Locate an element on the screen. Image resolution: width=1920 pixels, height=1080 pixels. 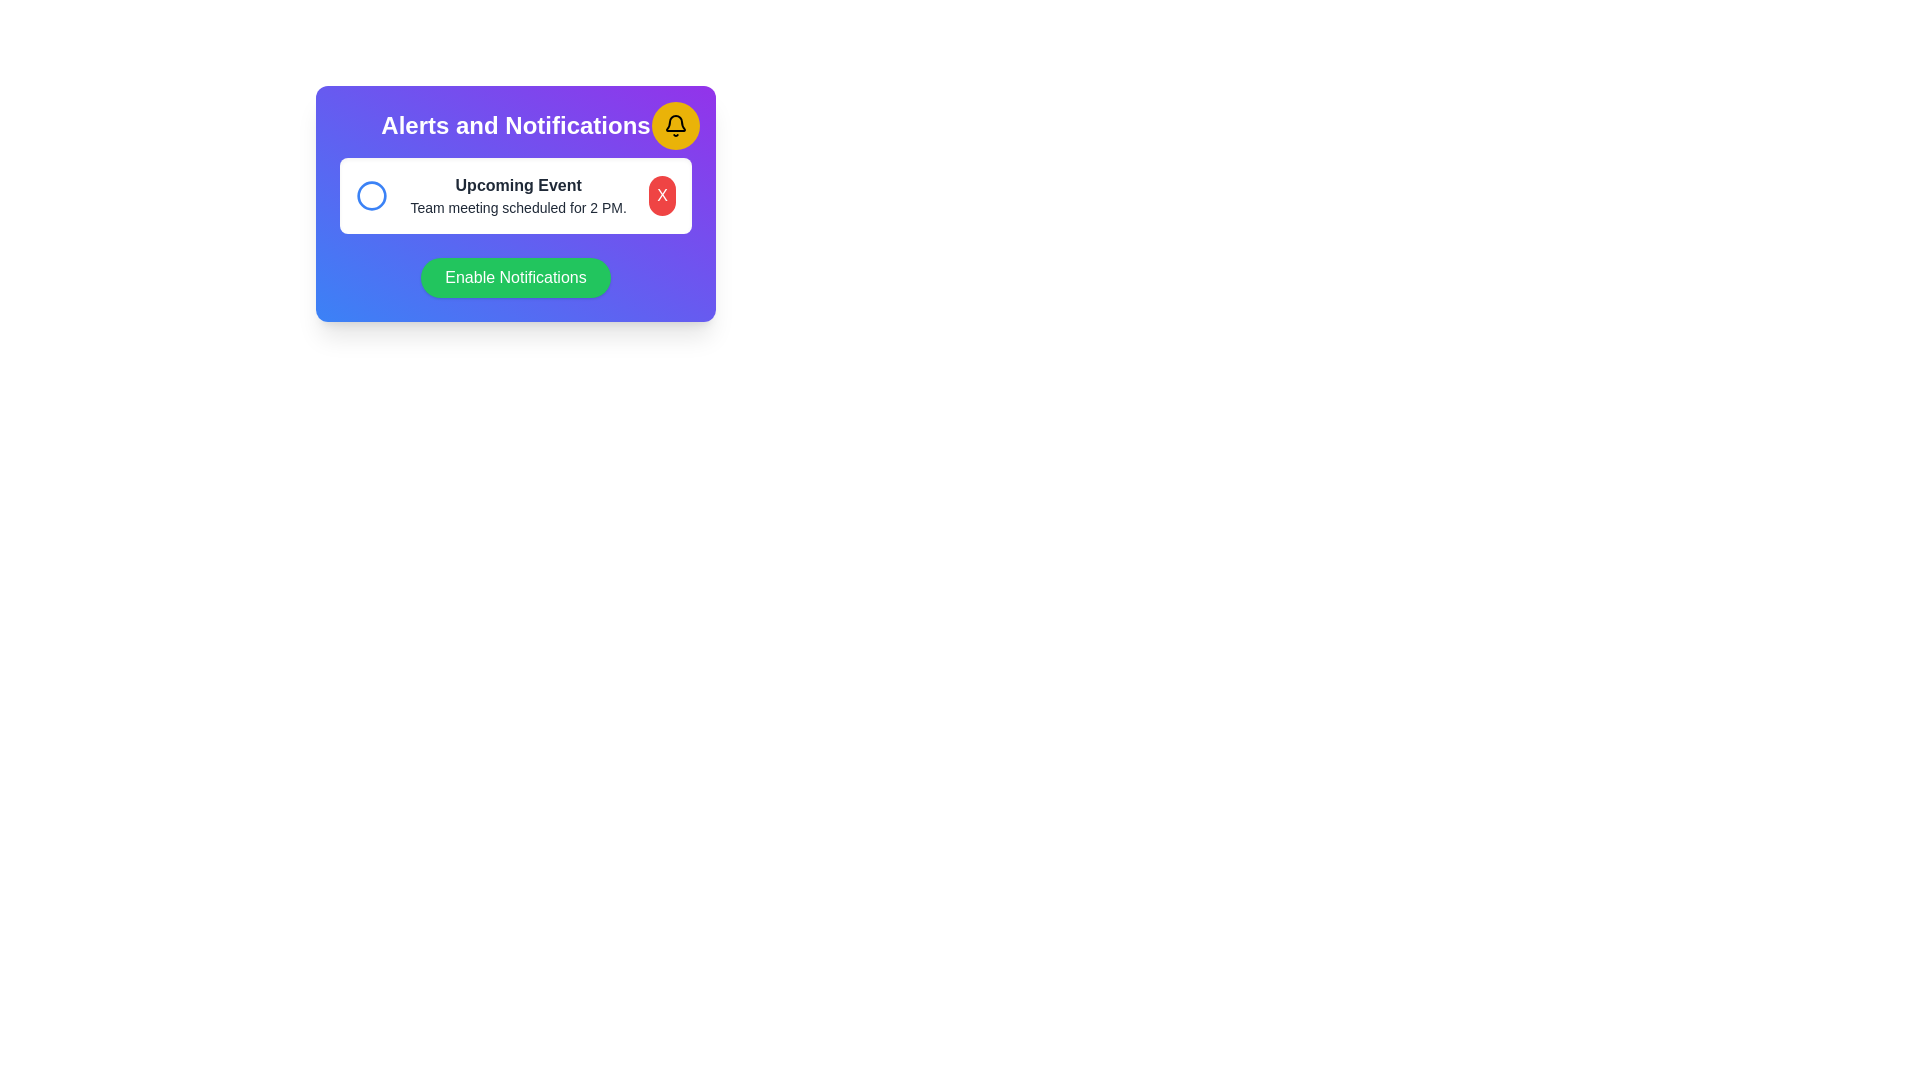
the static text element that reads 'Team meeting scheduled for 2 PM.' which is located below 'Upcoming Event' in the 'Alerts and Notifications' card is located at coordinates (518, 208).